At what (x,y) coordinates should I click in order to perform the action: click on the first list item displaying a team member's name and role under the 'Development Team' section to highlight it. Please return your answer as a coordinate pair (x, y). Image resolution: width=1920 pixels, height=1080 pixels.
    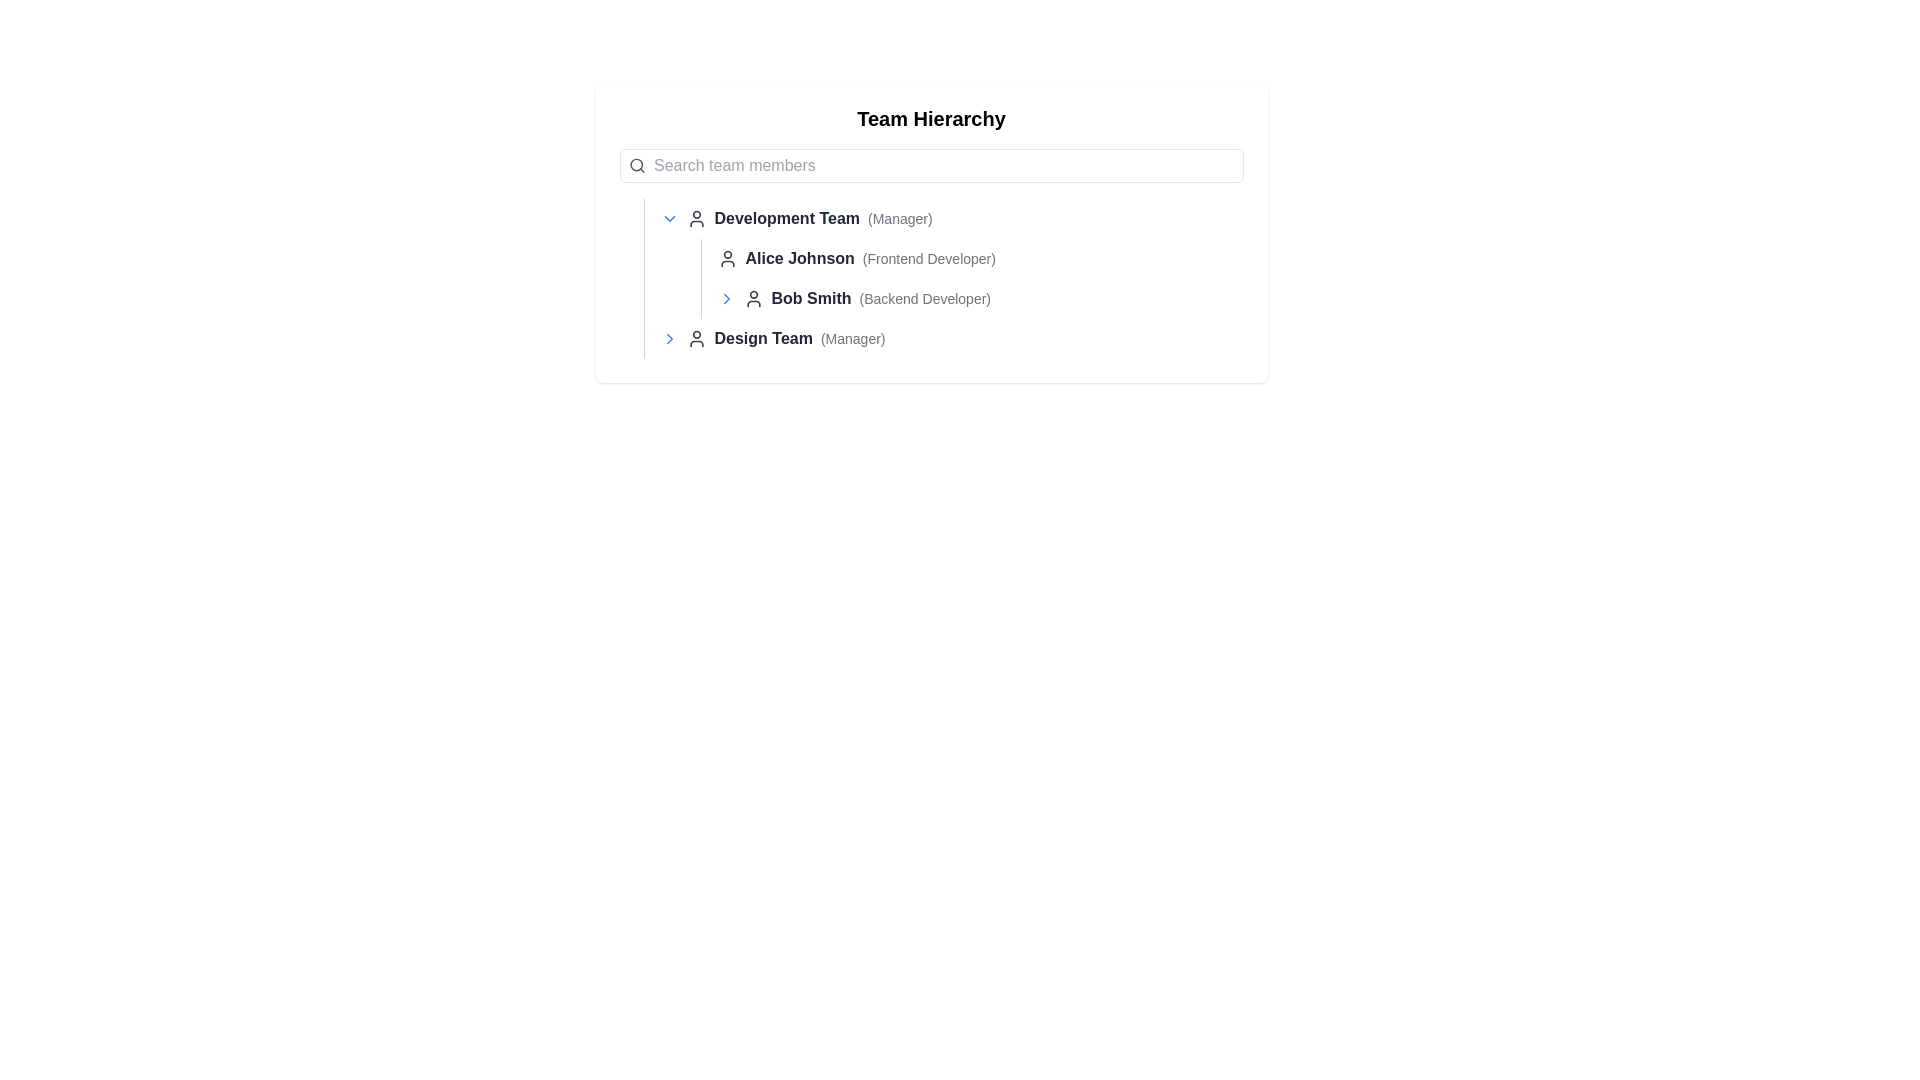
    Looking at the image, I should click on (972, 257).